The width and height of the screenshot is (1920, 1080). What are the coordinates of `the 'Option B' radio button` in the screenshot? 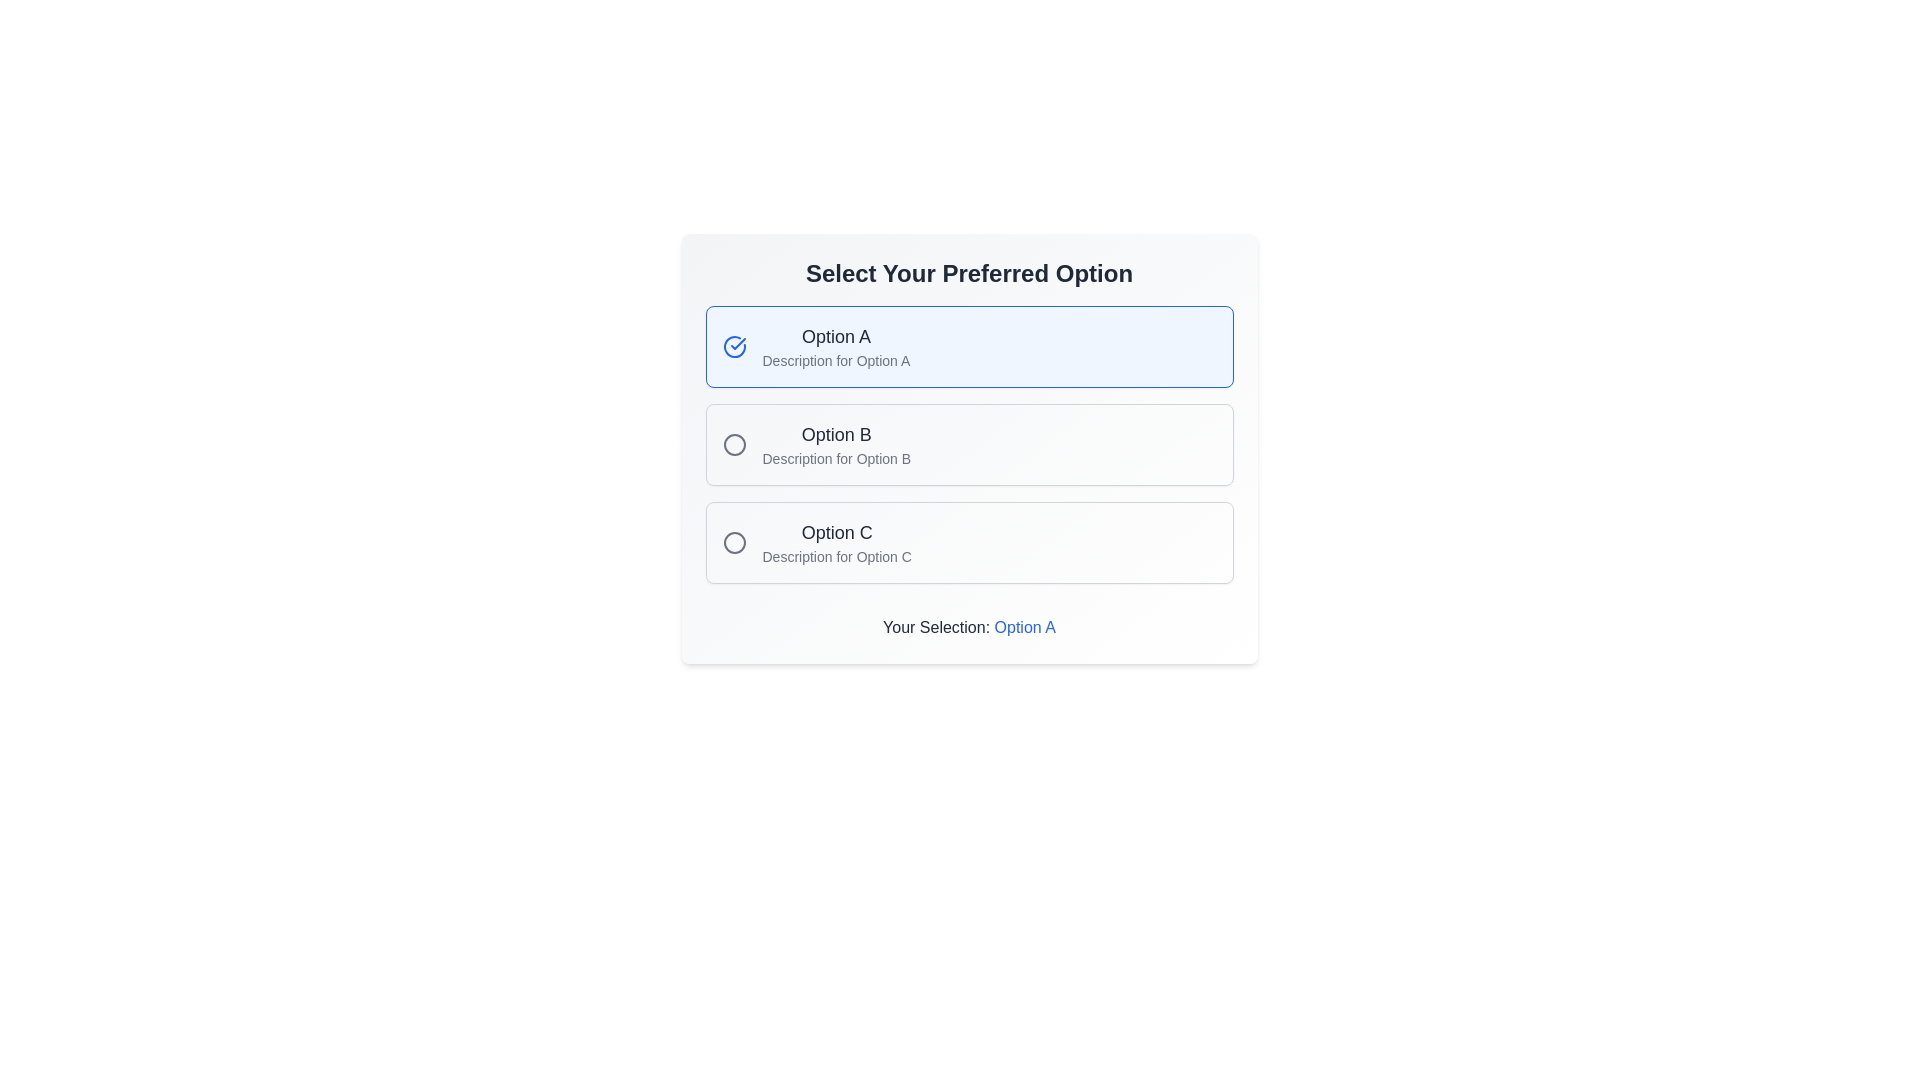 It's located at (969, 443).